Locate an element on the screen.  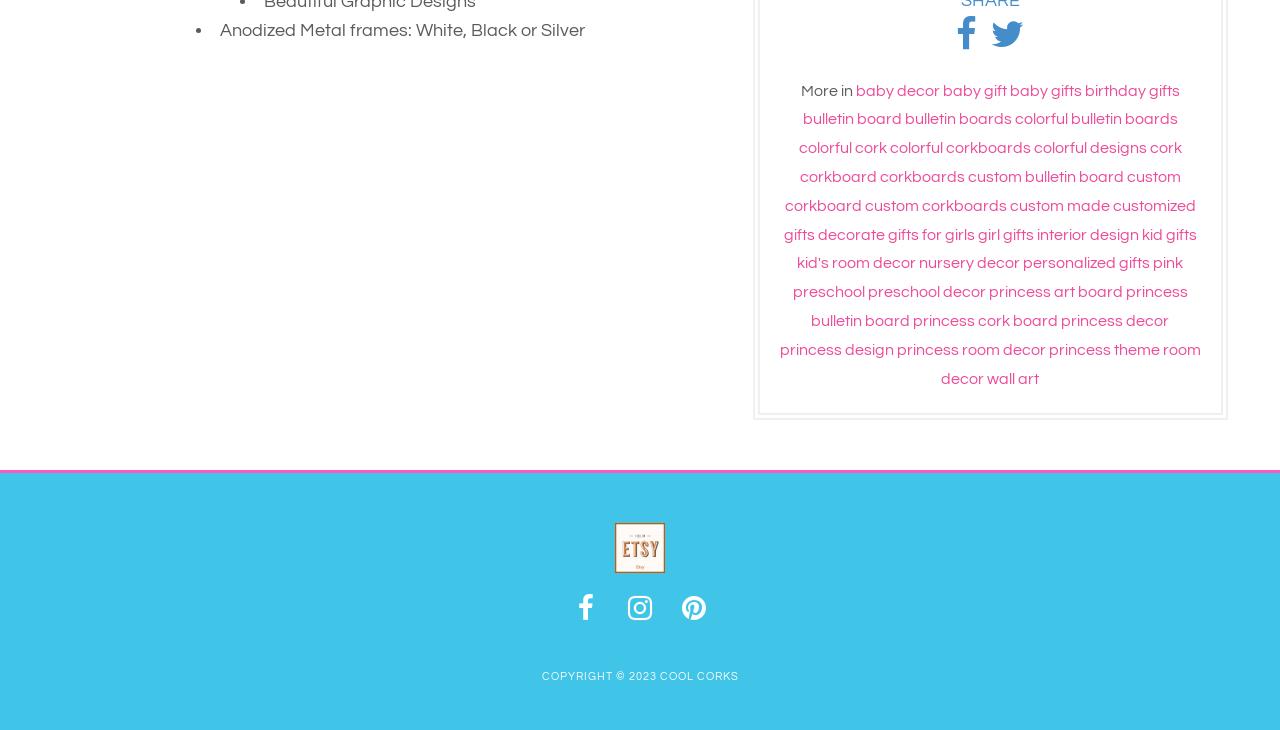
'More in' is located at coordinates (825, 89).